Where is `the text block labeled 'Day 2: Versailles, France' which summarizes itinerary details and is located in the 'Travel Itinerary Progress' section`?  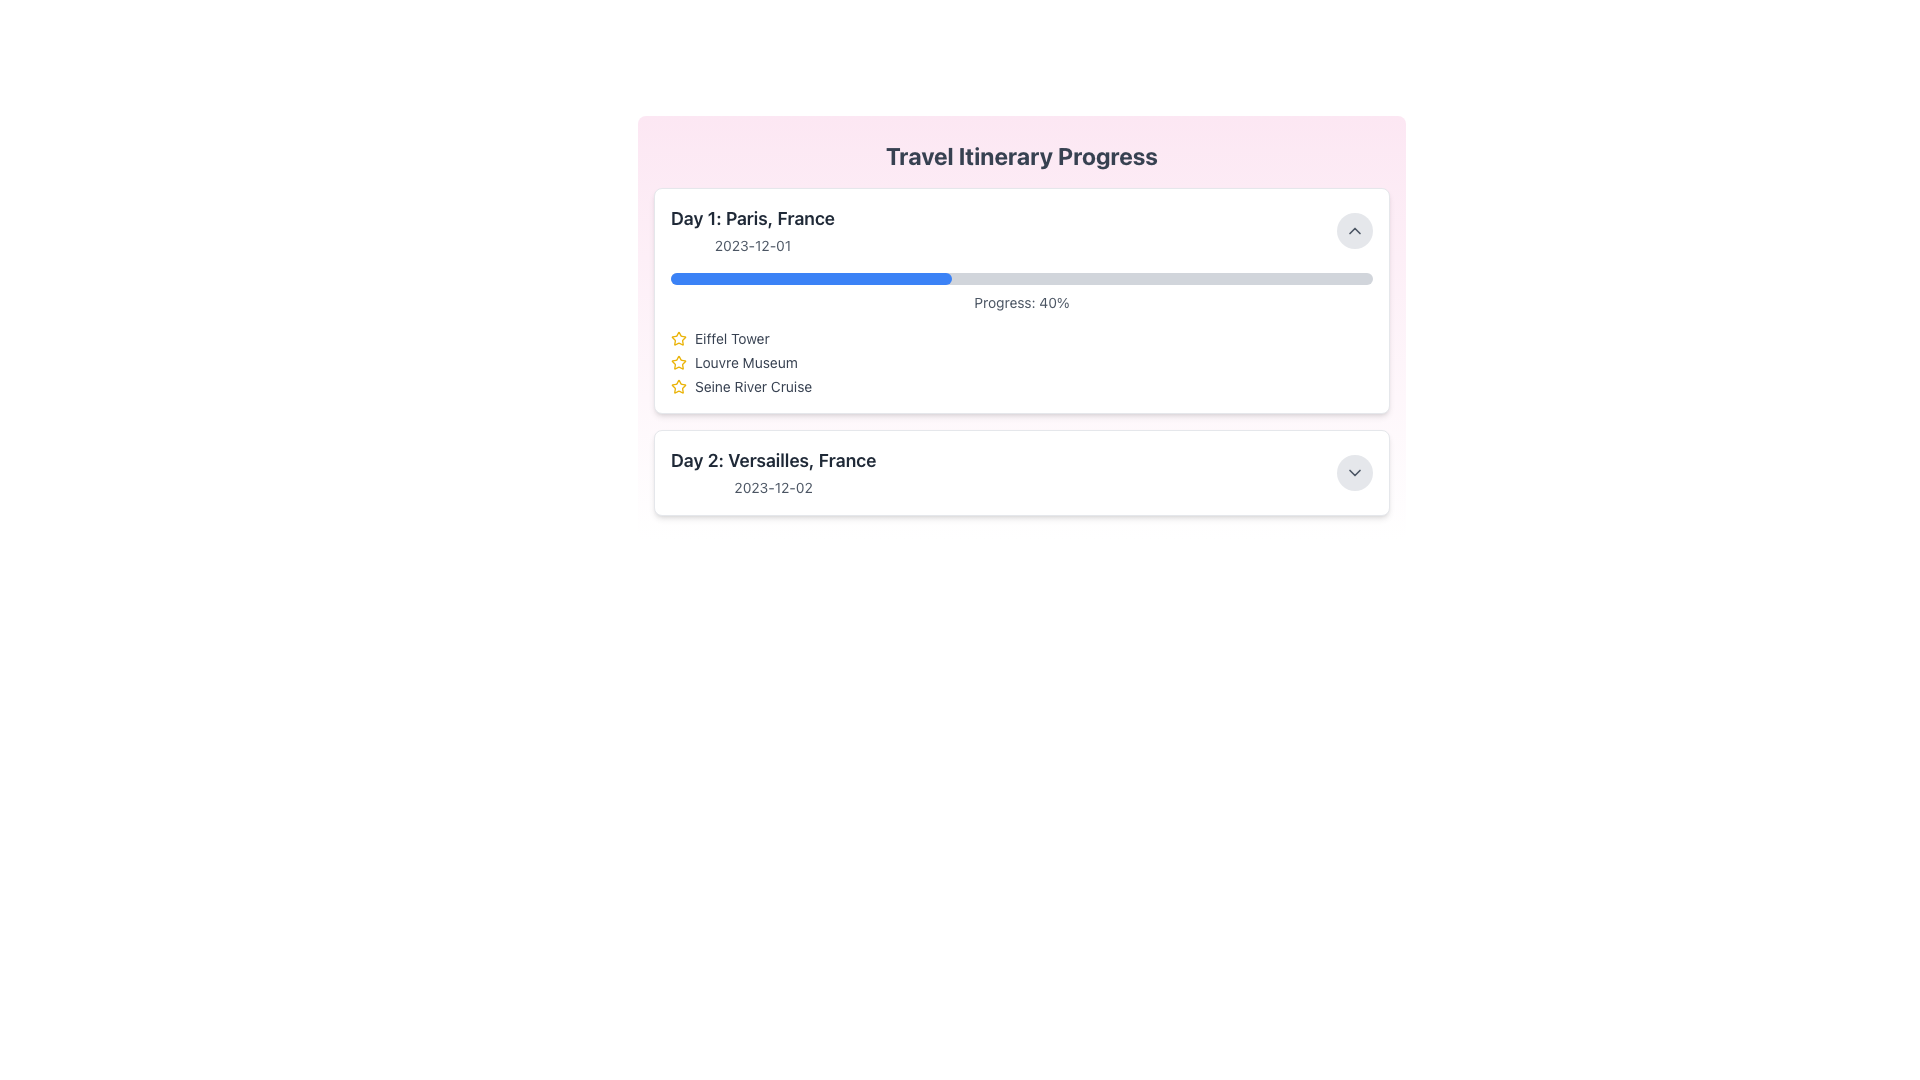
the text block labeled 'Day 2: Versailles, France' which summarizes itinerary details and is located in the 'Travel Itinerary Progress' section is located at coordinates (772, 473).